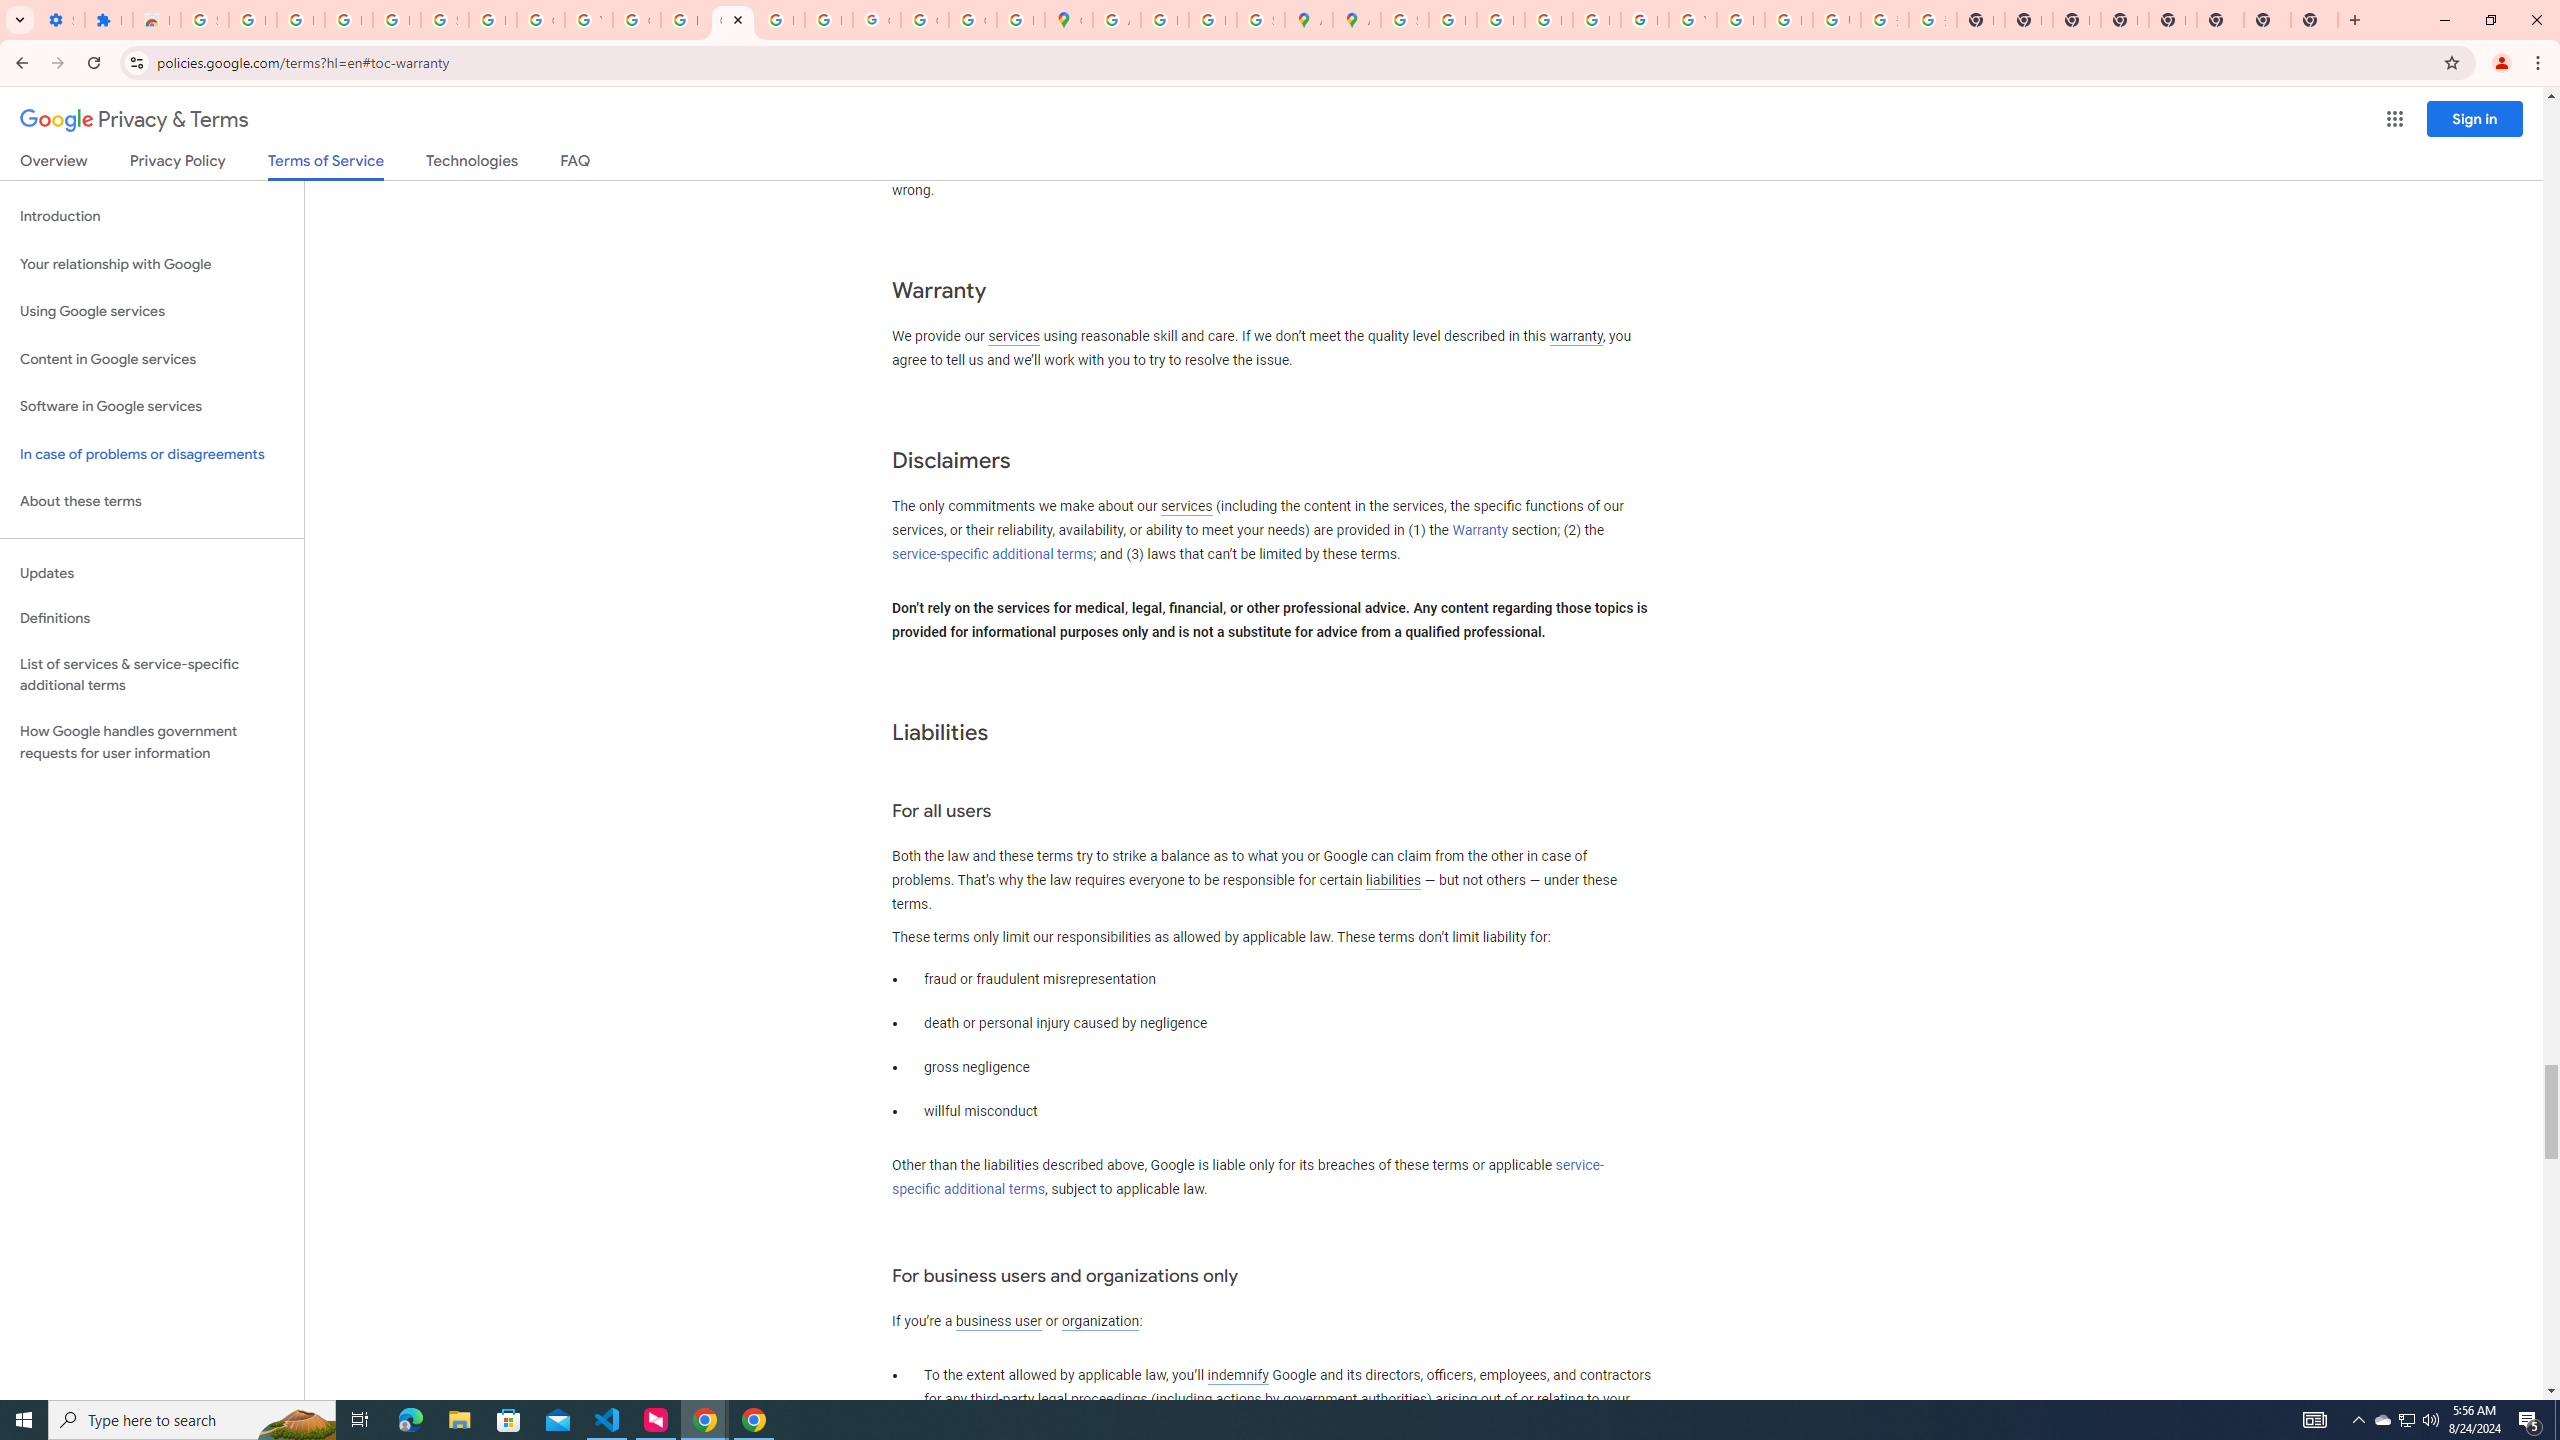 The width and height of the screenshot is (2560, 1440). Describe the element at coordinates (151, 501) in the screenshot. I see `'About these terms'` at that location.